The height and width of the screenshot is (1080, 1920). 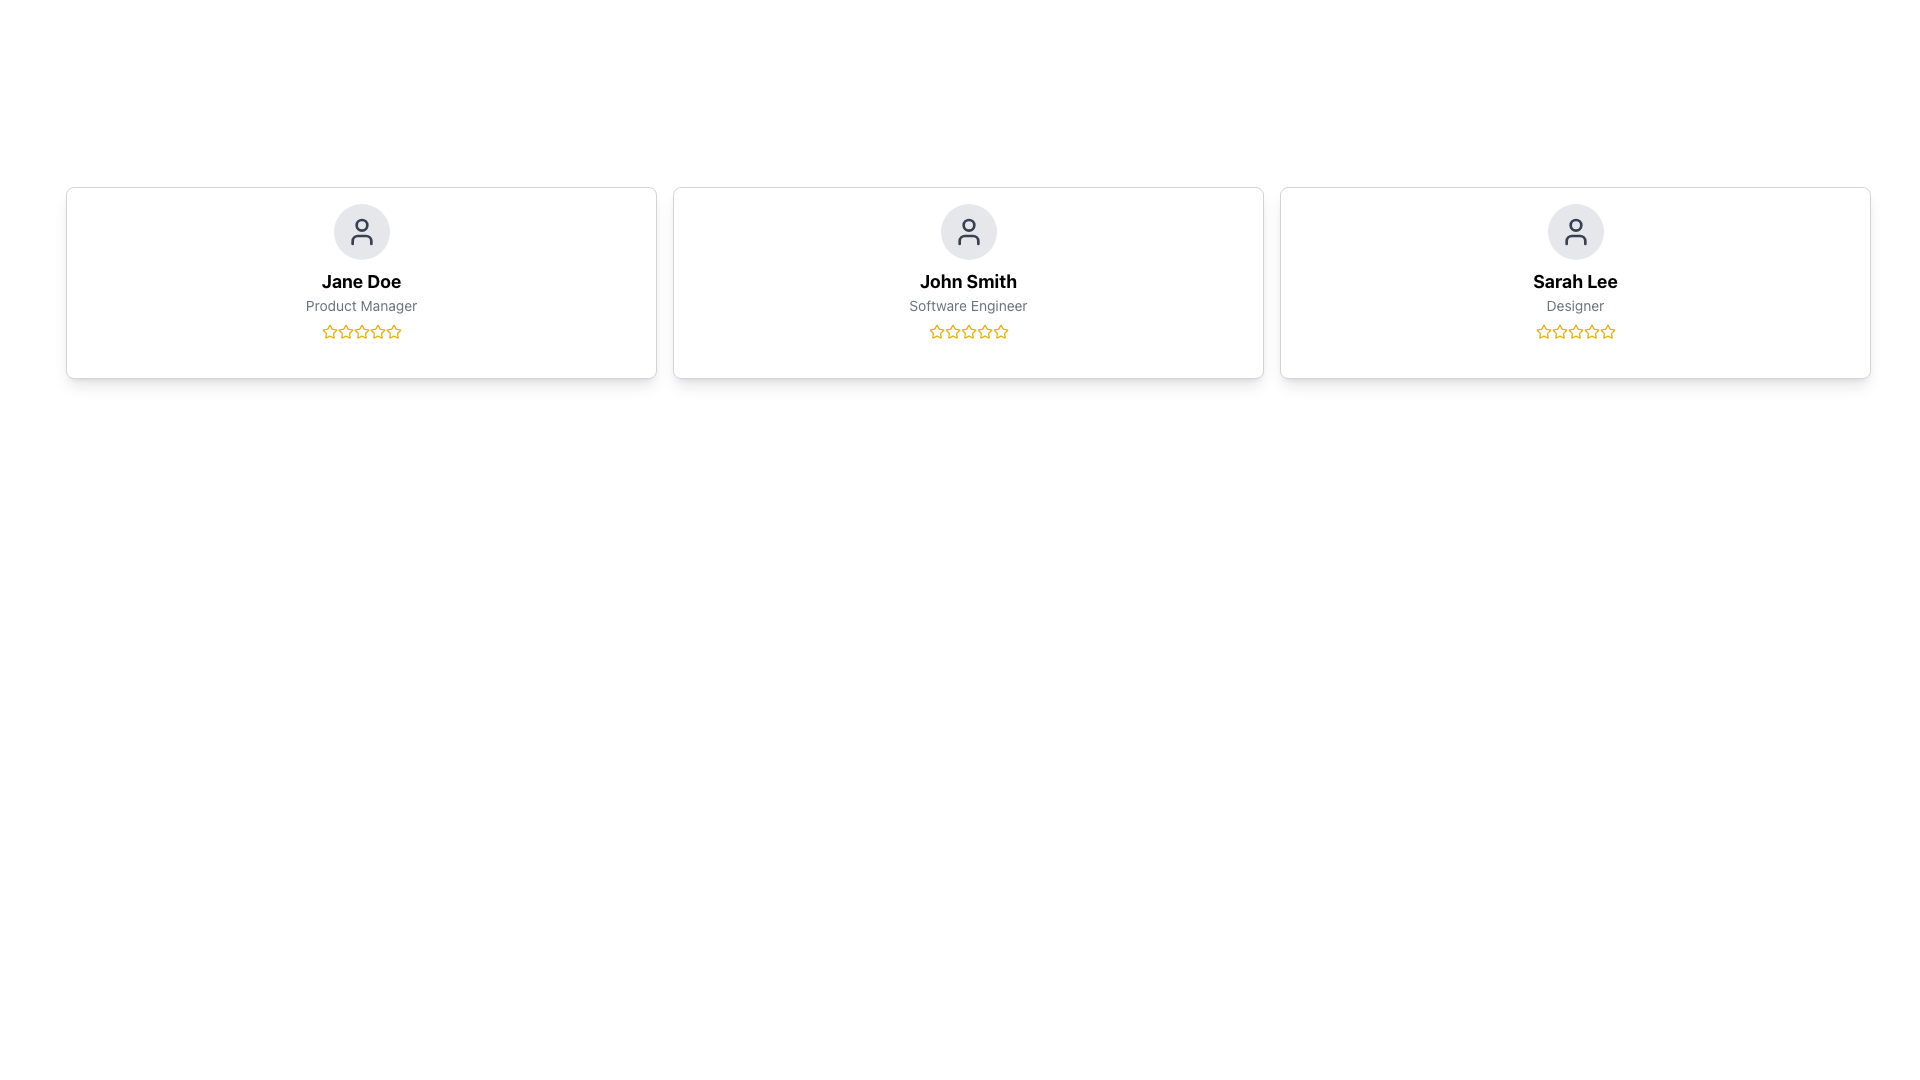 What do you see at coordinates (361, 225) in the screenshot?
I see `the circular highlight within the avatar icon of Jane Doe's user card, located at the top section of the leftmost user card in the layout` at bounding box center [361, 225].